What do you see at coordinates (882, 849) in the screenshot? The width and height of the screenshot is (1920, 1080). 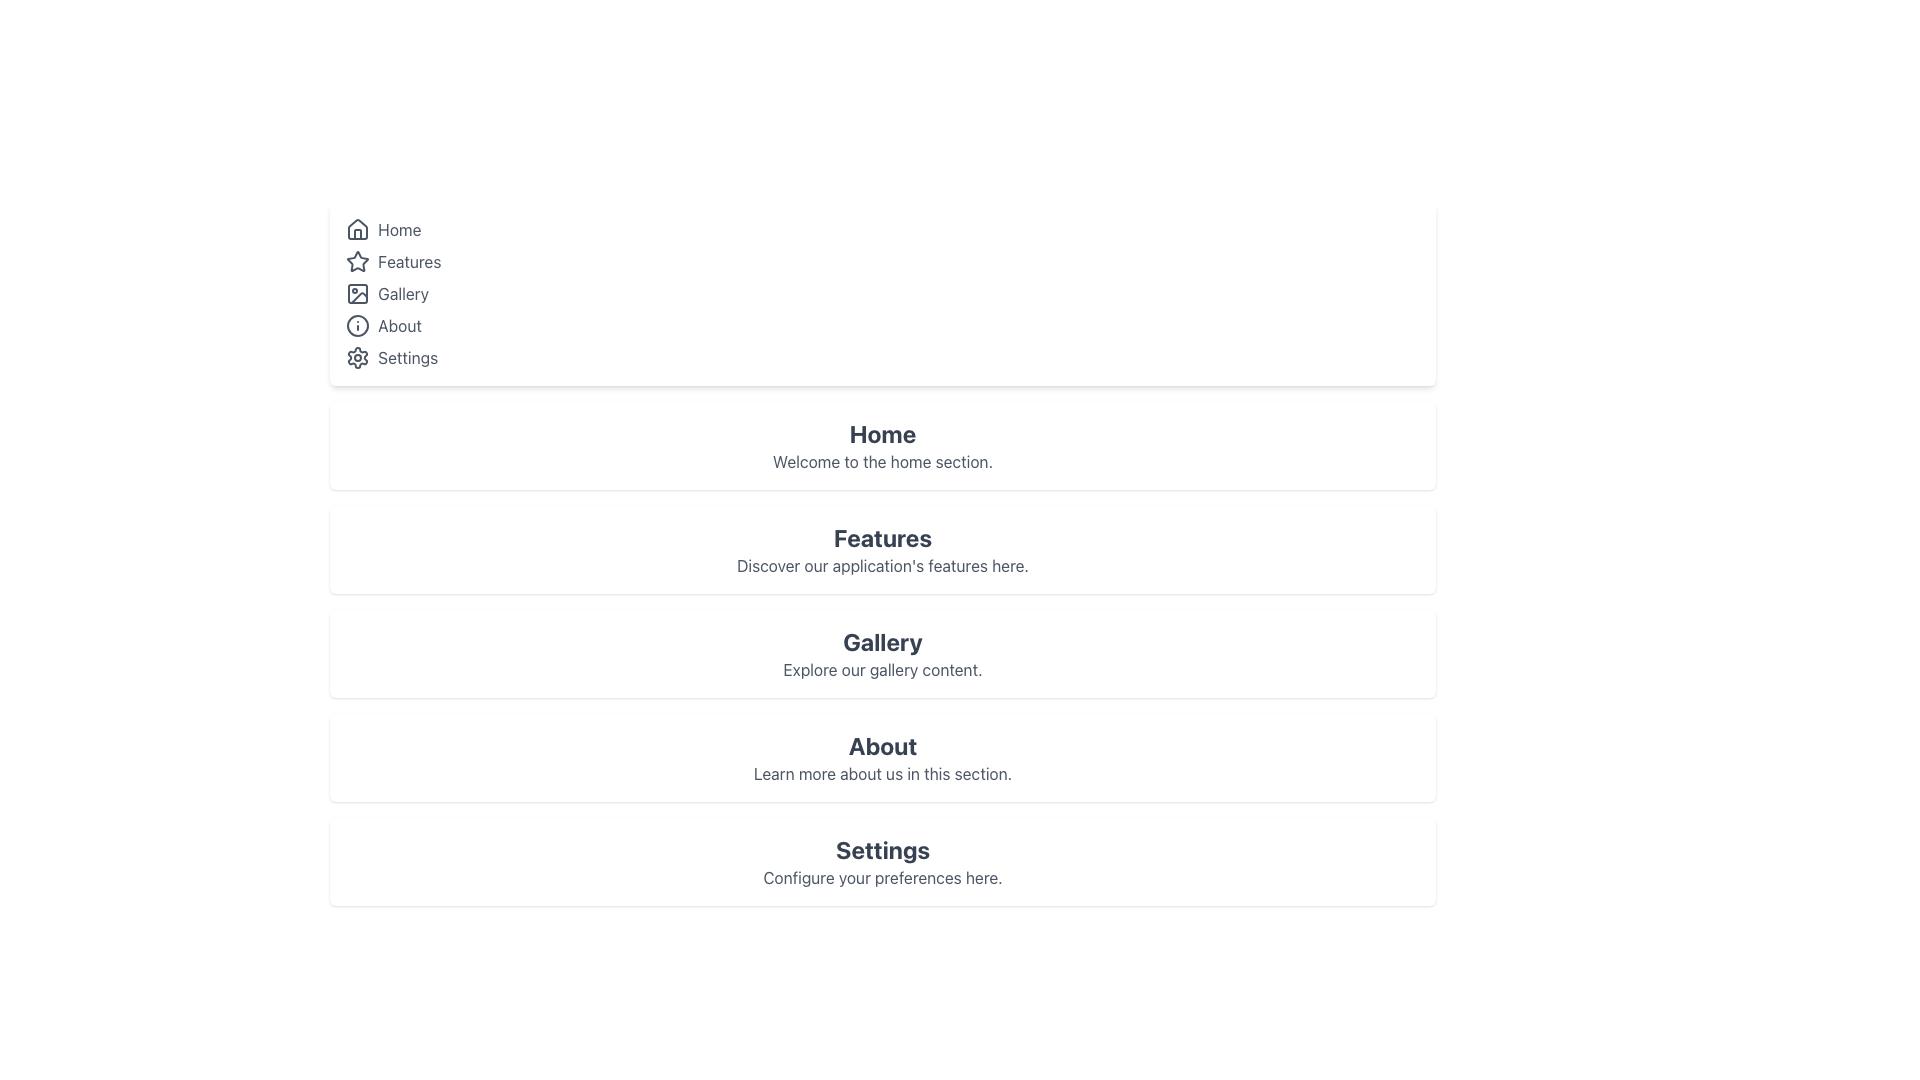 I see `the 'Settings' Text Label, which serves as a section title within the lower section of the interface, indicating the start of the settings area` at bounding box center [882, 849].